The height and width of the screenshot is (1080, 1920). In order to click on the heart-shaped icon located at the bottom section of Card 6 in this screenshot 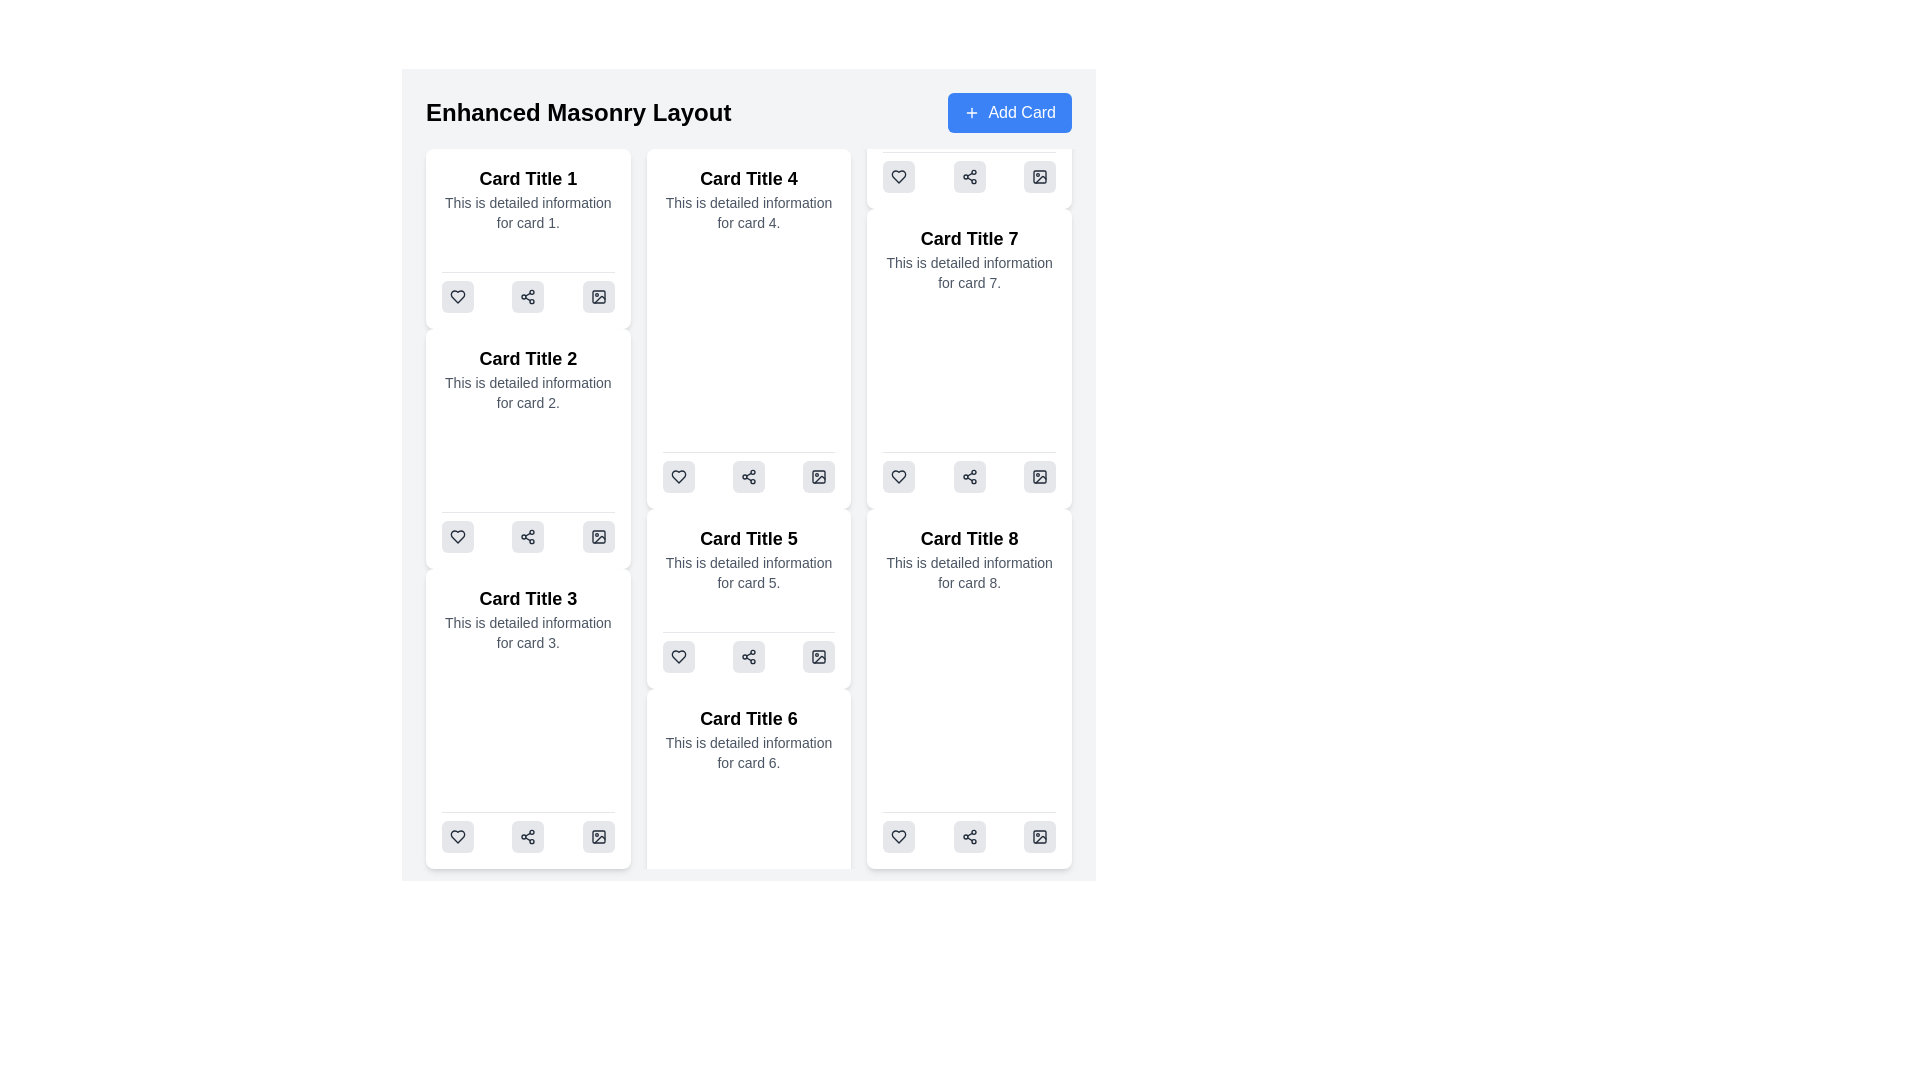, I will do `click(678, 656)`.